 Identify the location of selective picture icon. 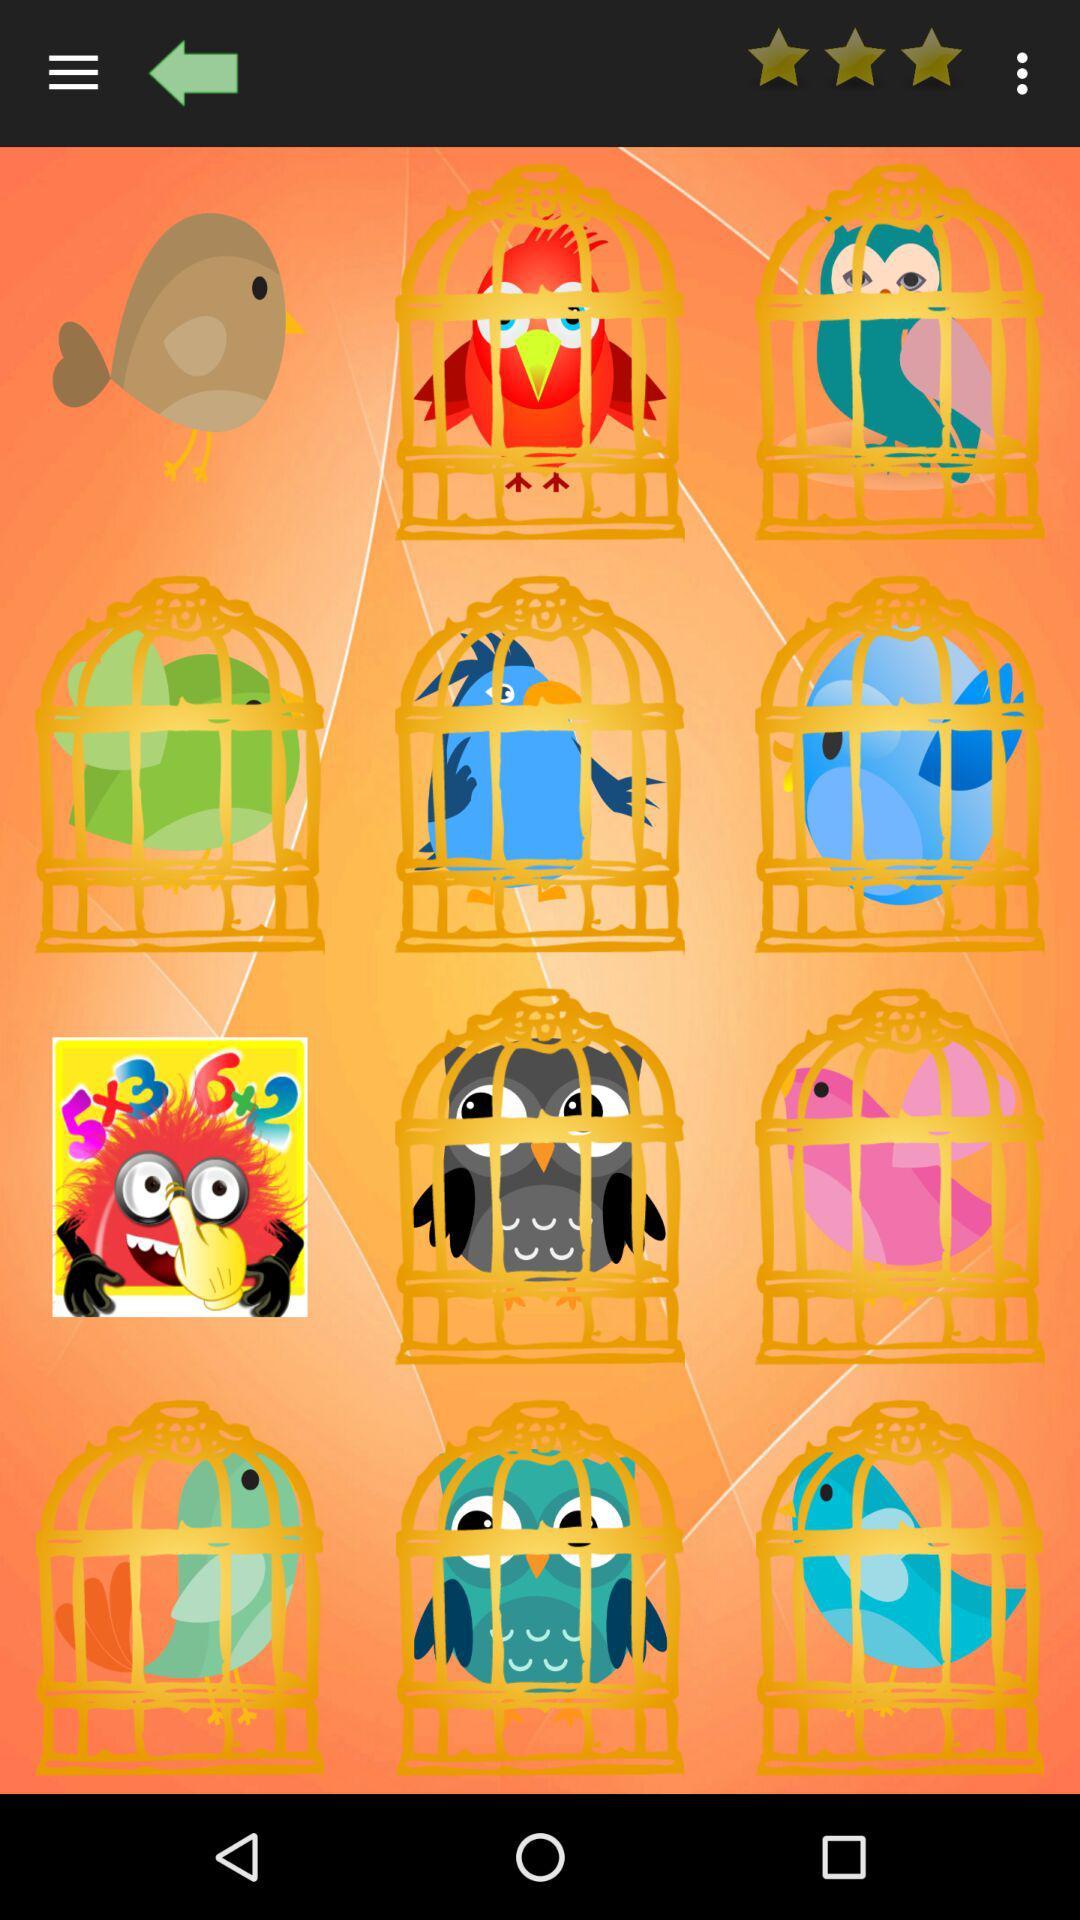
(540, 763).